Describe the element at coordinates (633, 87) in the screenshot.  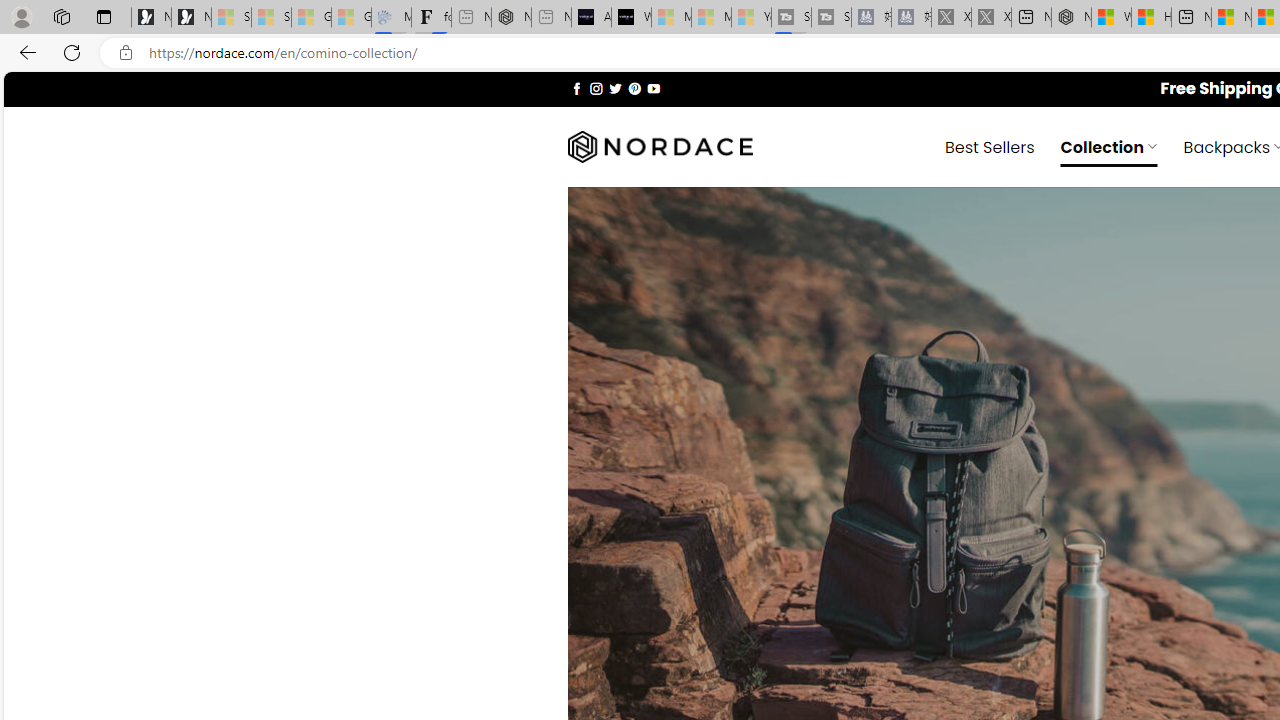
I see `'Follow on Pinterest'` at that location.